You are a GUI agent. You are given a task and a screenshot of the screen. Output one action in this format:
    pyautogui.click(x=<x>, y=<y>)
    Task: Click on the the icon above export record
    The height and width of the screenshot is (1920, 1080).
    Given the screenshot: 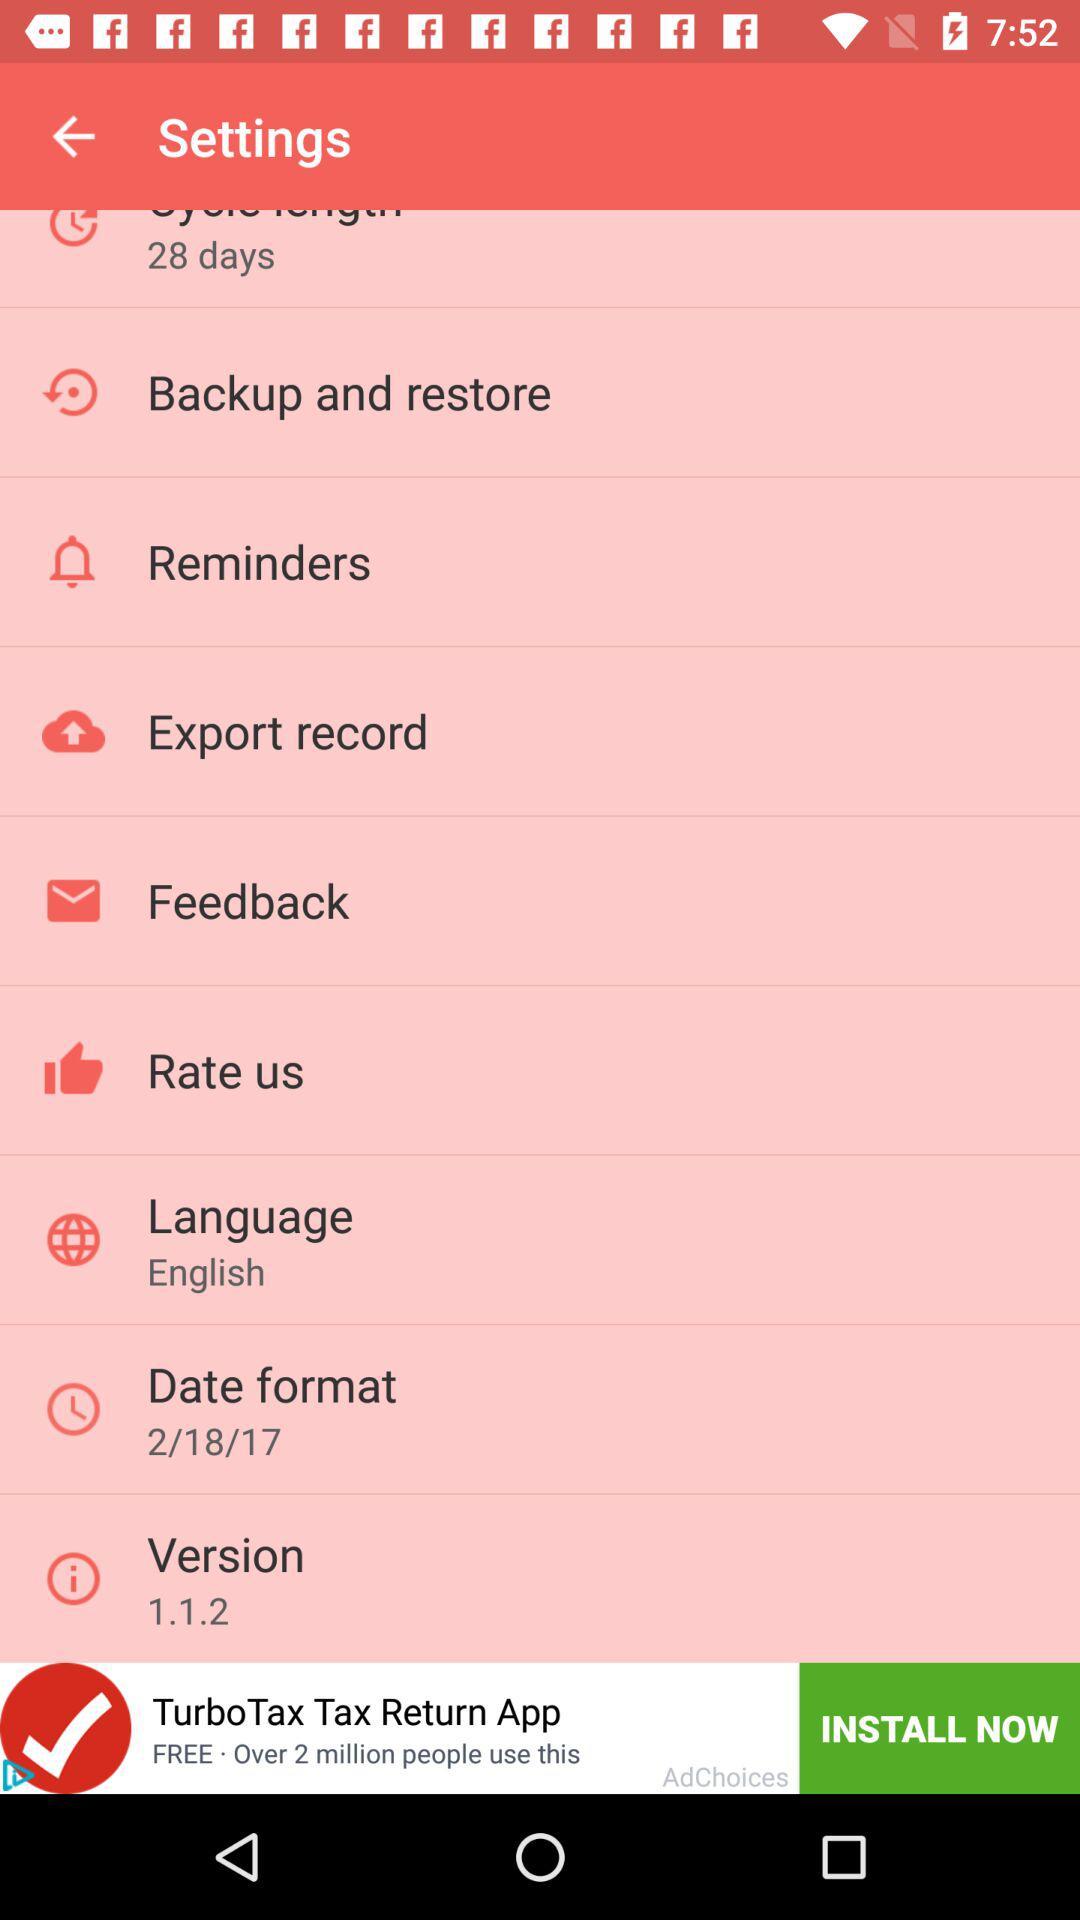 What is the action you would take?
    pyautogui.click(x=258, y=560)
    